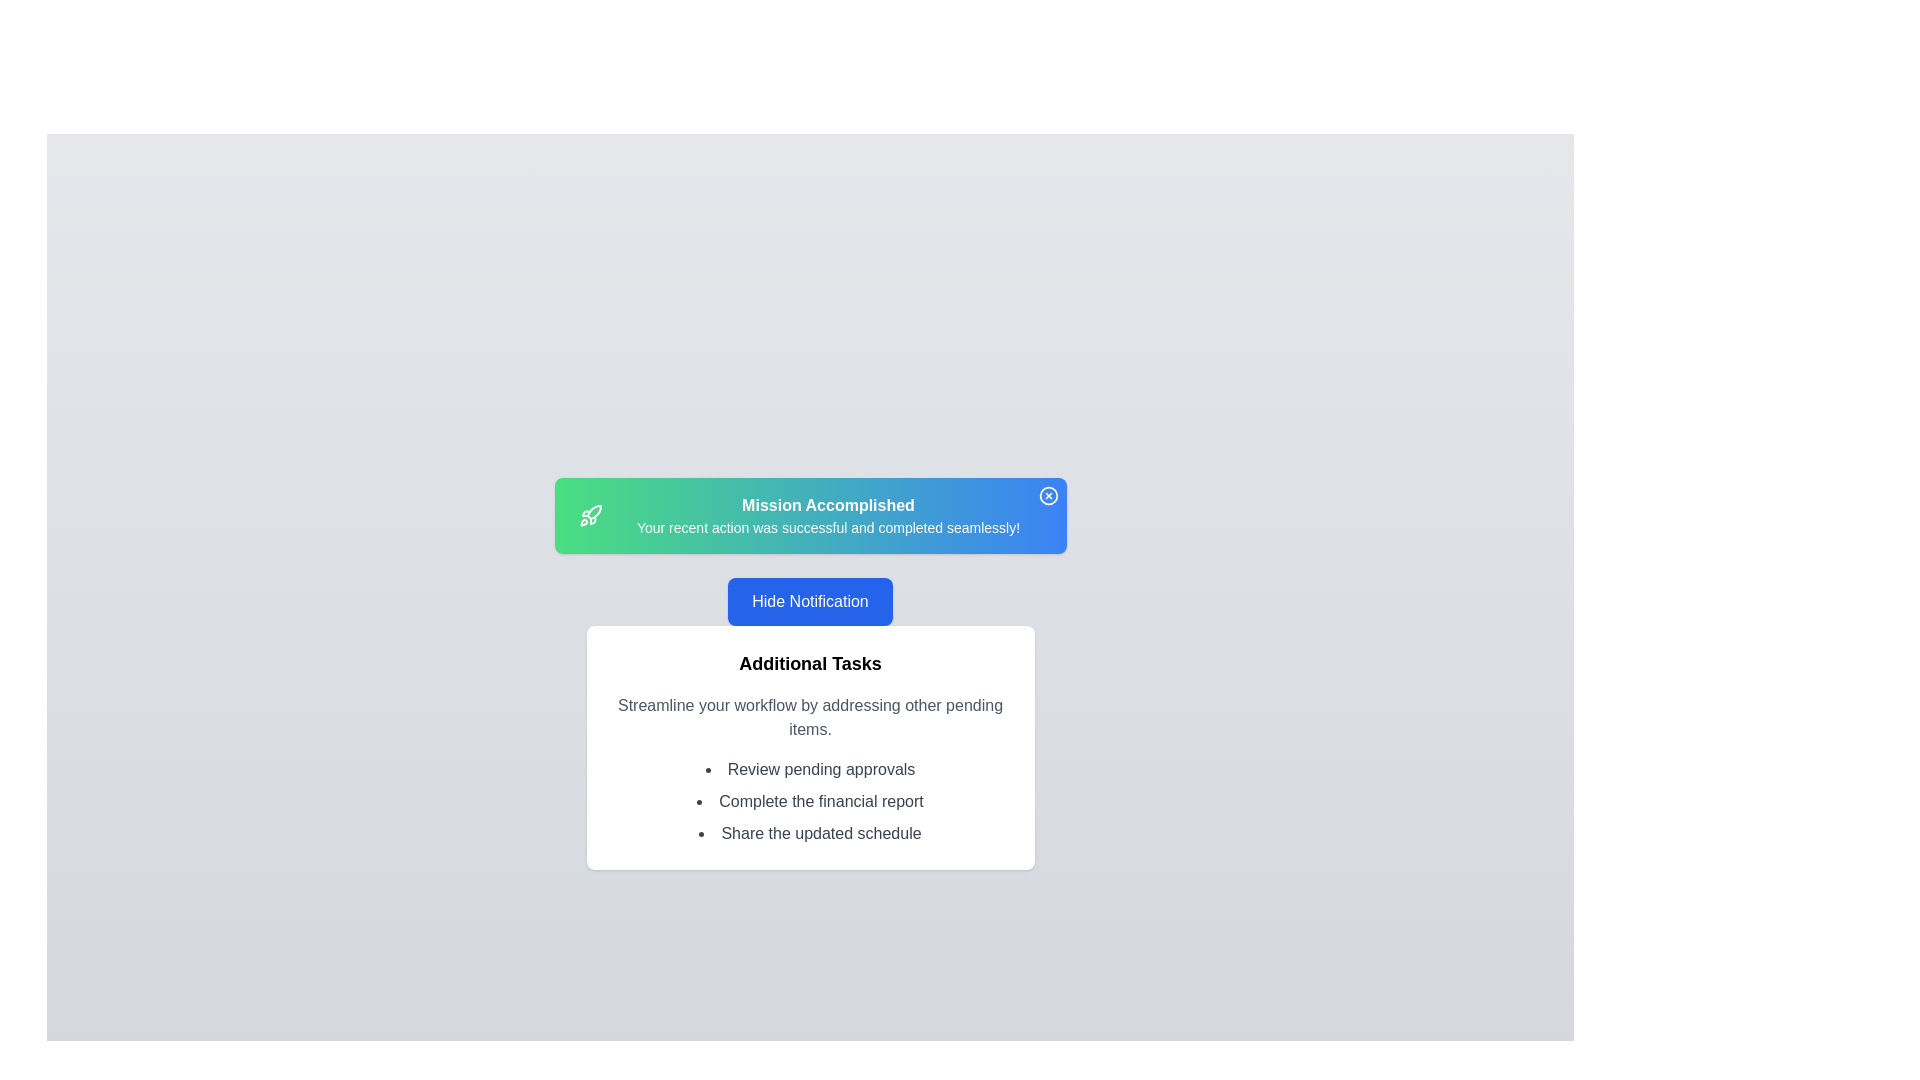 The height and width of the screenshot is (1080, 1920). I want to click on the list item 'Review pending approvals' in the 'Additional Tasks' section, so click(810, 769).